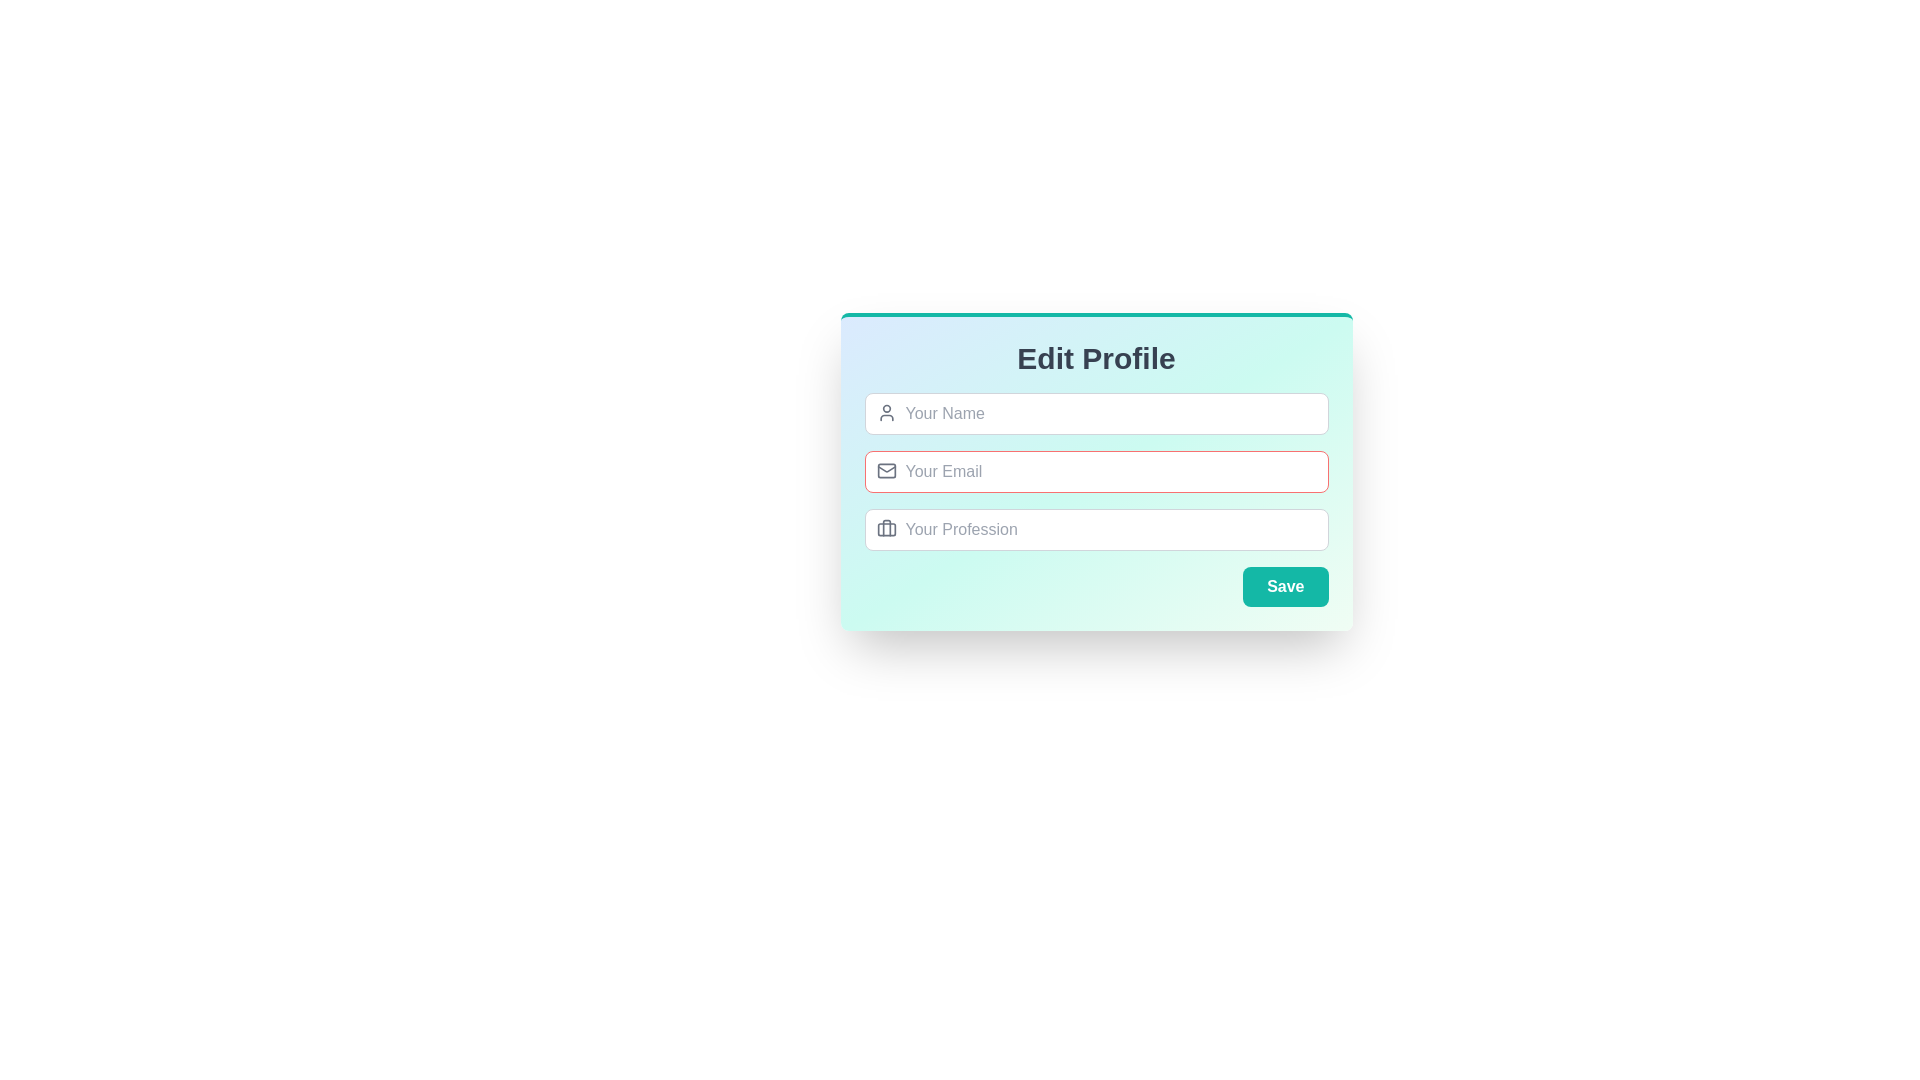 The height and width of the screenshot is (1080, 1920). Describe the element at coordinates (1095, 357) in the screenshot. I see `the prominently styled header text displaying 'Edit Profile', which is located at the top-center of a card-like interface` at that location.